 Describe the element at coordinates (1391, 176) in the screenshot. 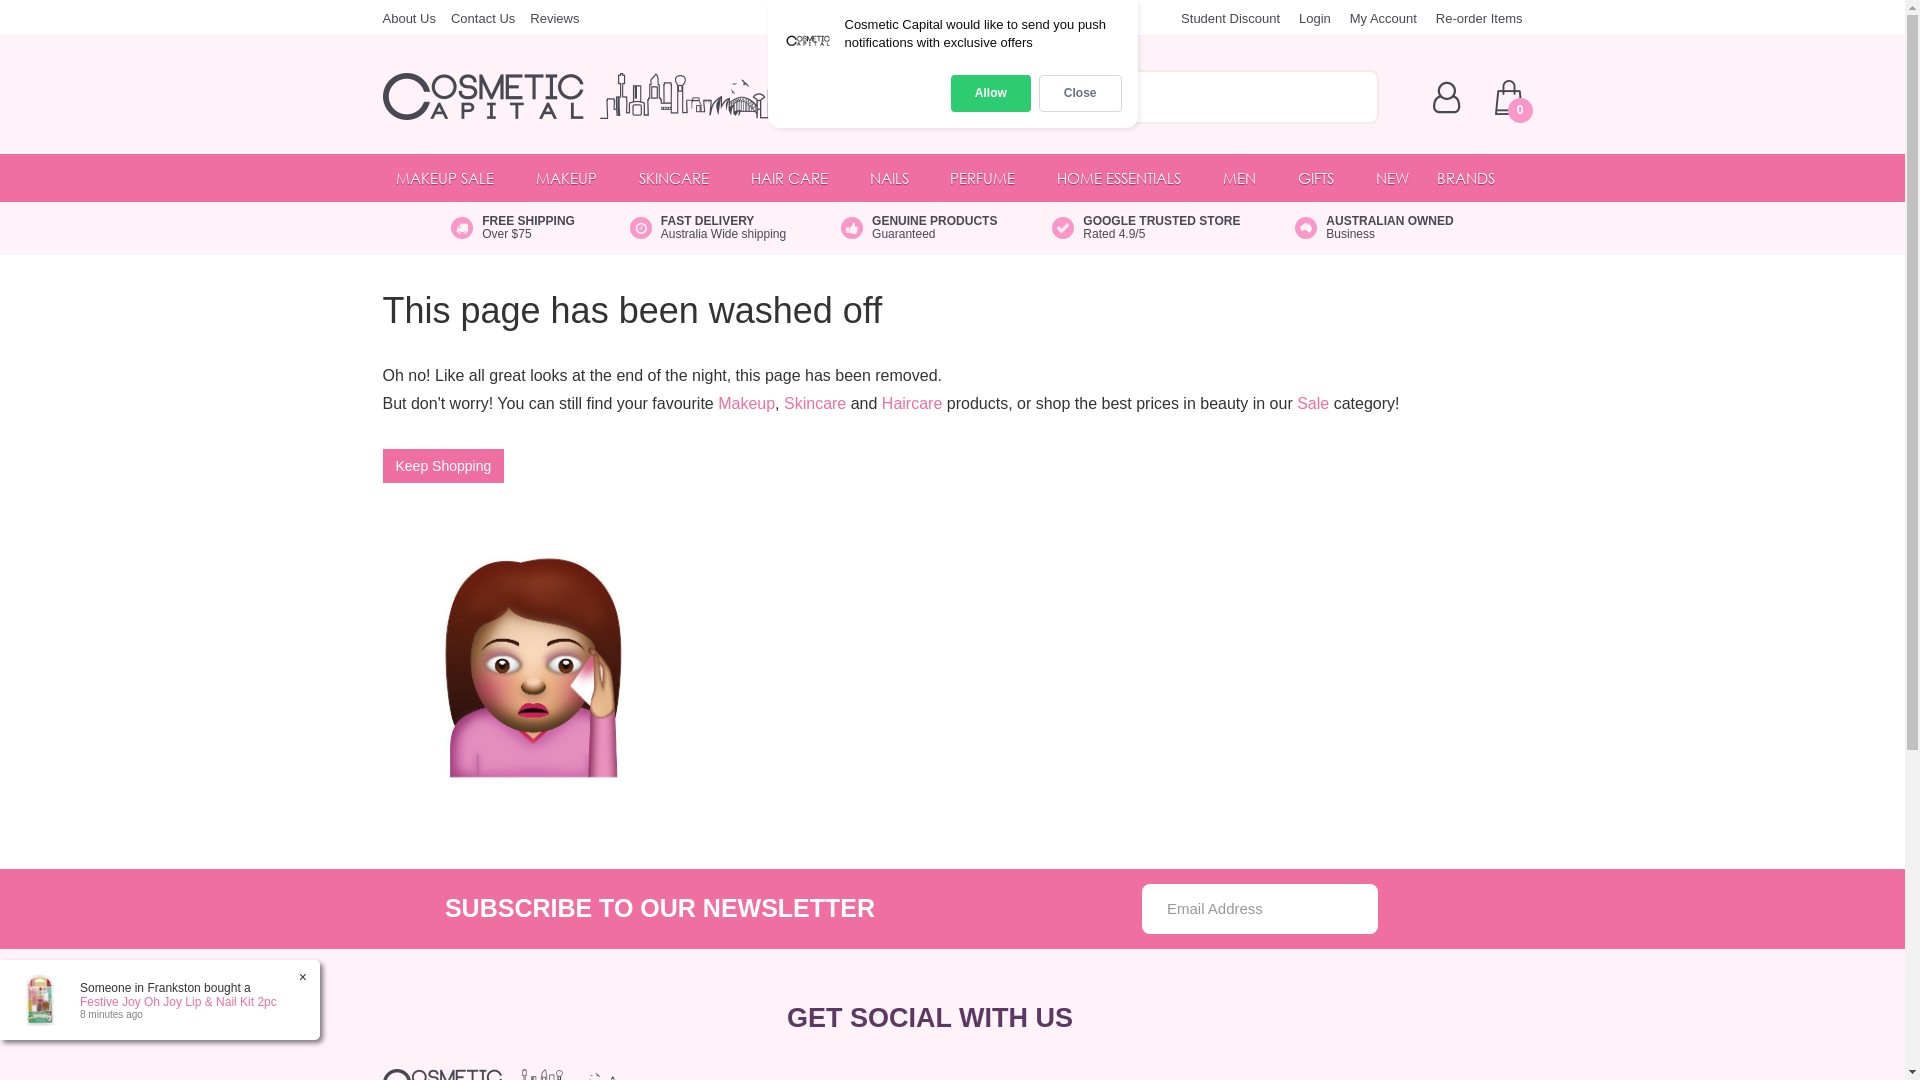

I see `'NEW'` at that location.